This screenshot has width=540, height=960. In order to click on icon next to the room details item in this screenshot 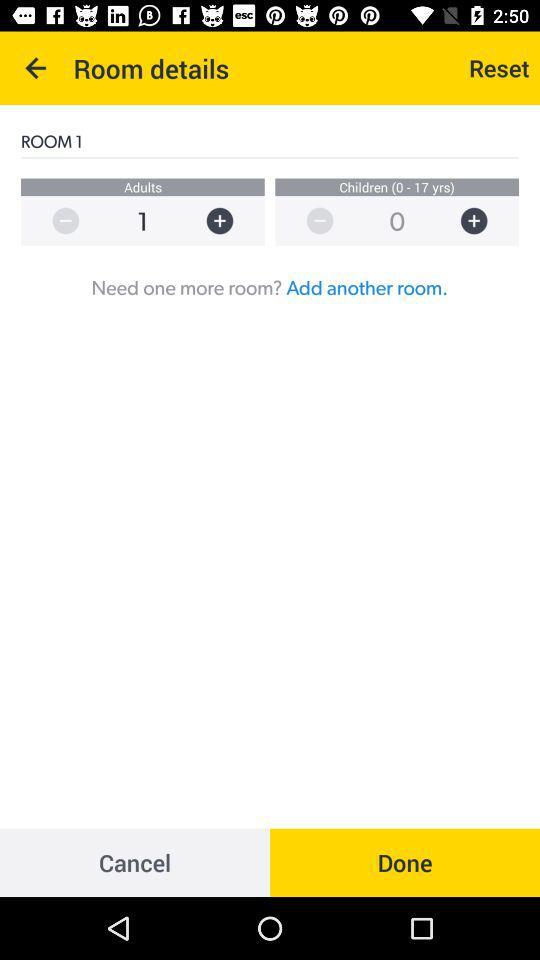, I will do `click(36, 68)`.